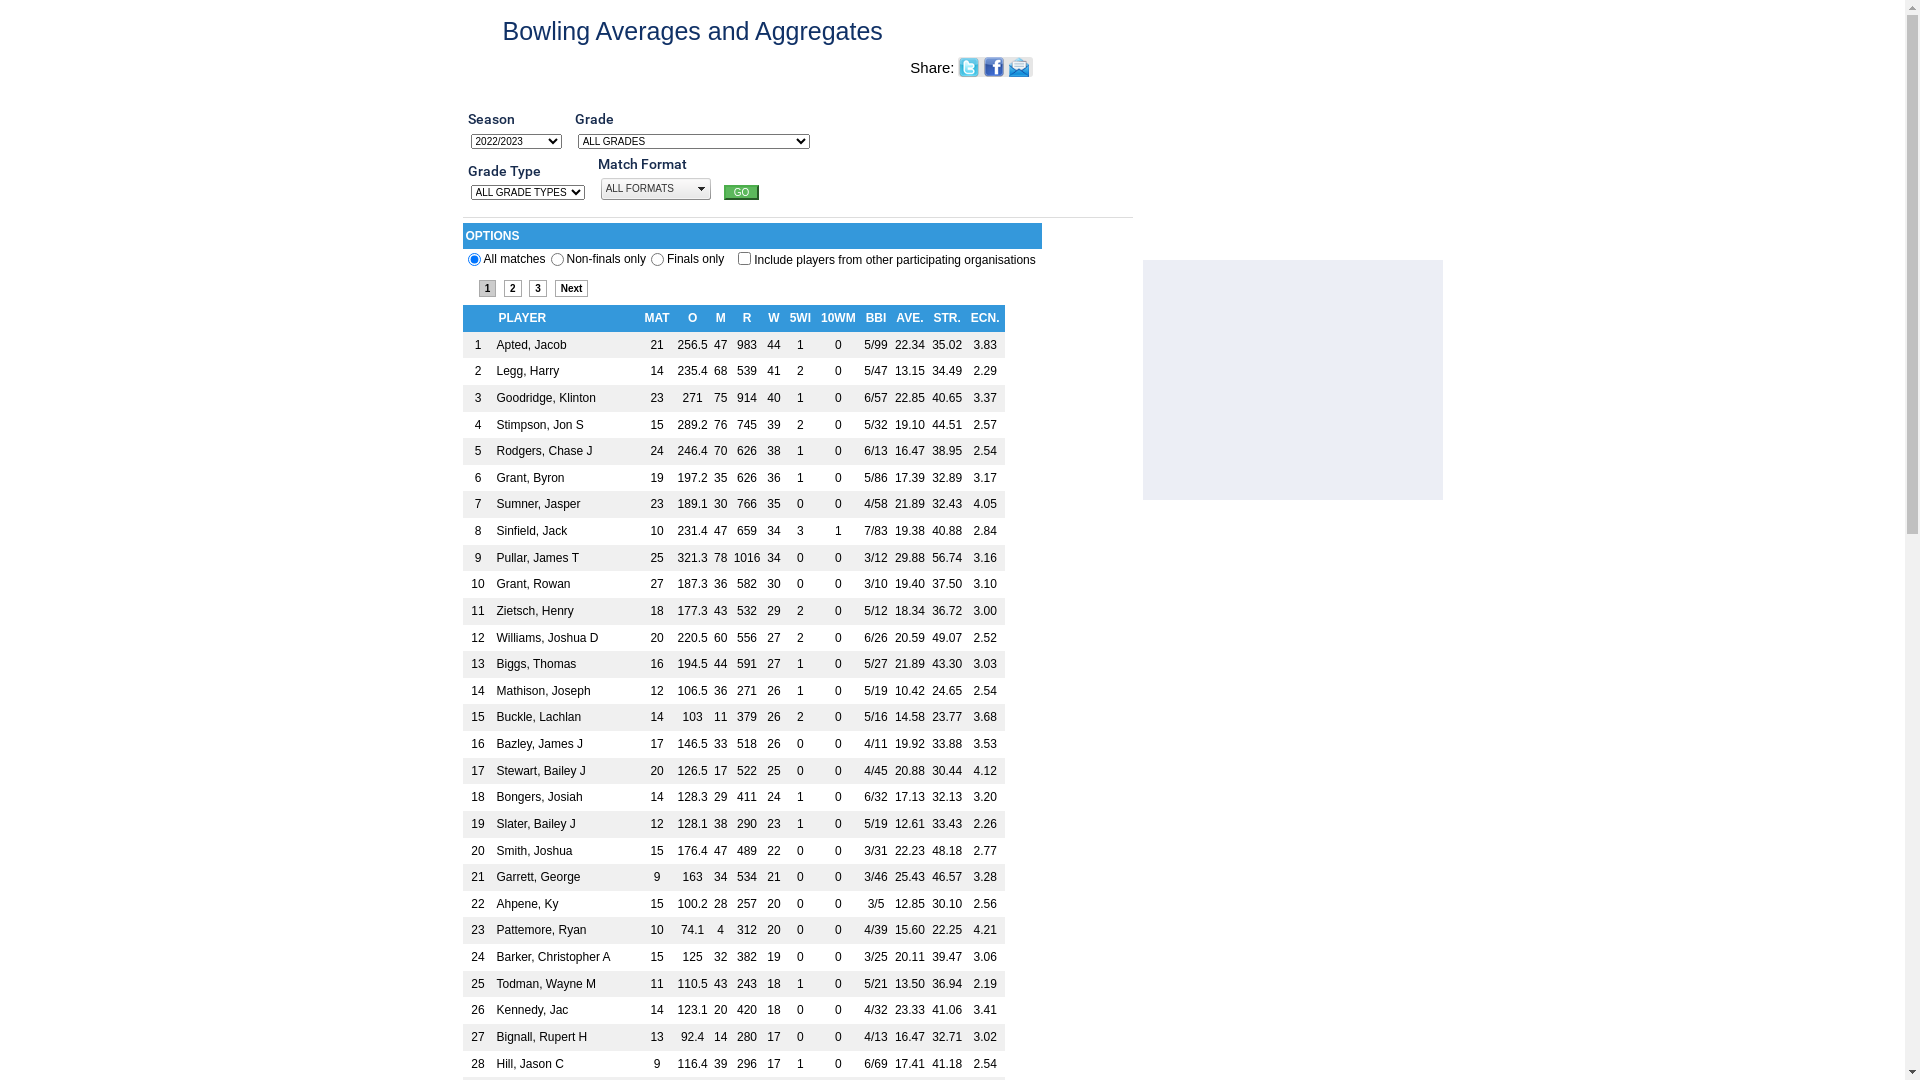  I want to click on '28 Hill, Jason C 9 116.4 39 296 17 1 0 6/69 17.41 41.18 2.54', so click(732, 1063).